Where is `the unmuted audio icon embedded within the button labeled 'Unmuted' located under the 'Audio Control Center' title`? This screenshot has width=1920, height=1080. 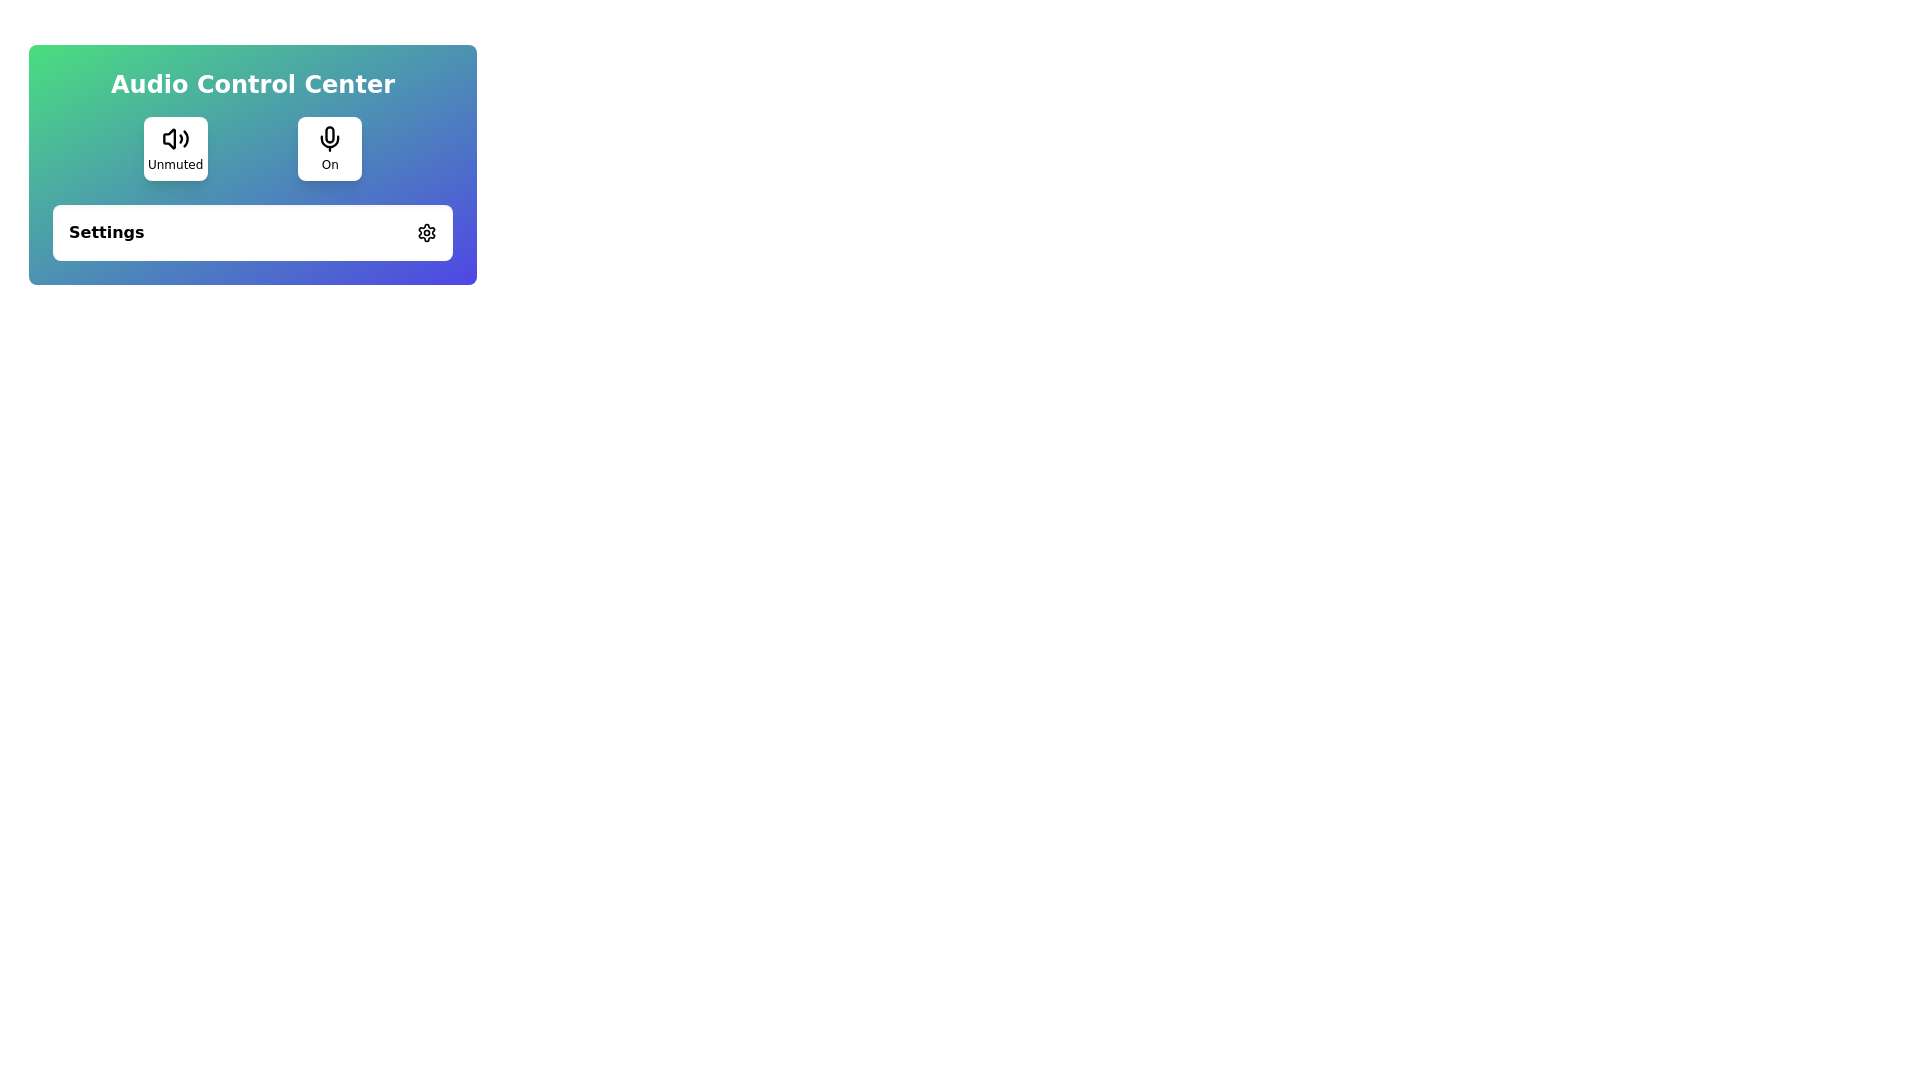 the unmuted audio icon embedded within the button labeled 'Unmuted' located under the 'Audio Control Center' title is located at coordinates (175, 137).